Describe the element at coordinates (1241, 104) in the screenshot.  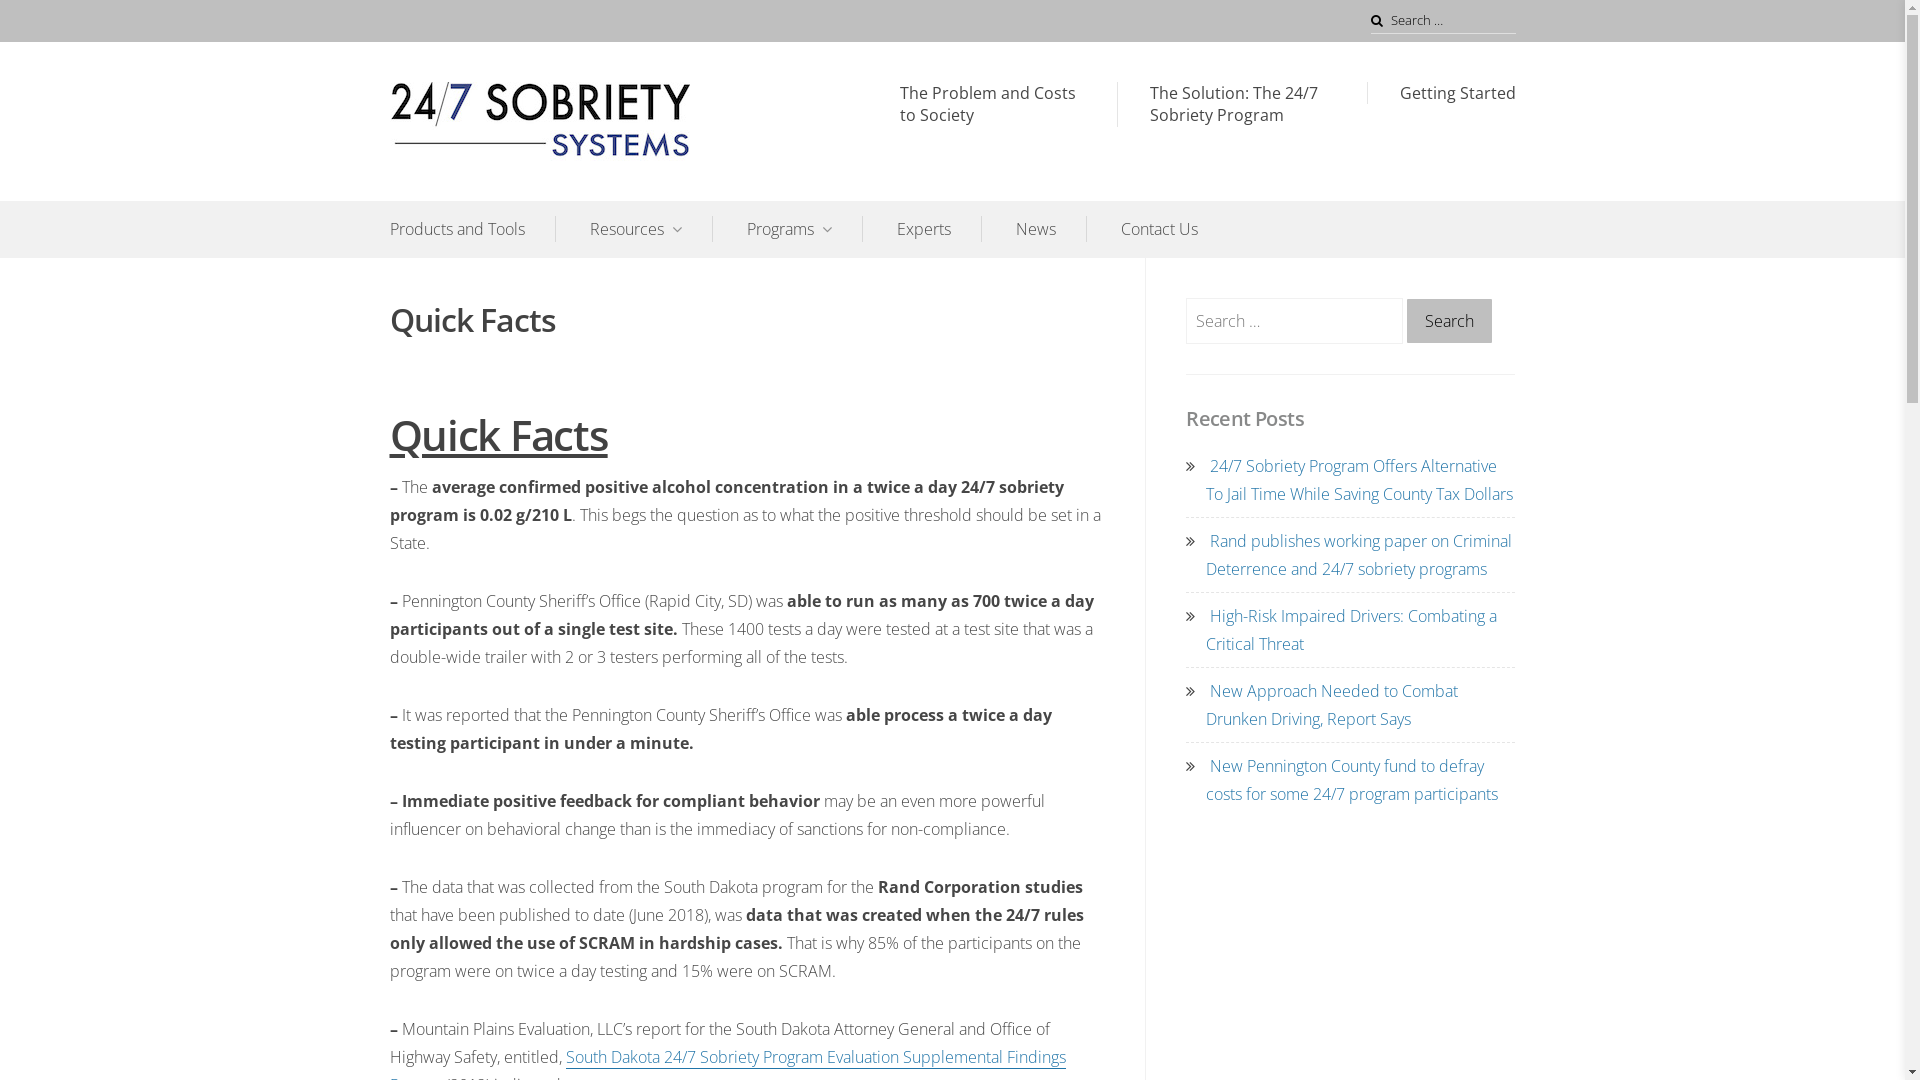
I see `'The Solution: The 24/7 Sobriety Program'` at that location.